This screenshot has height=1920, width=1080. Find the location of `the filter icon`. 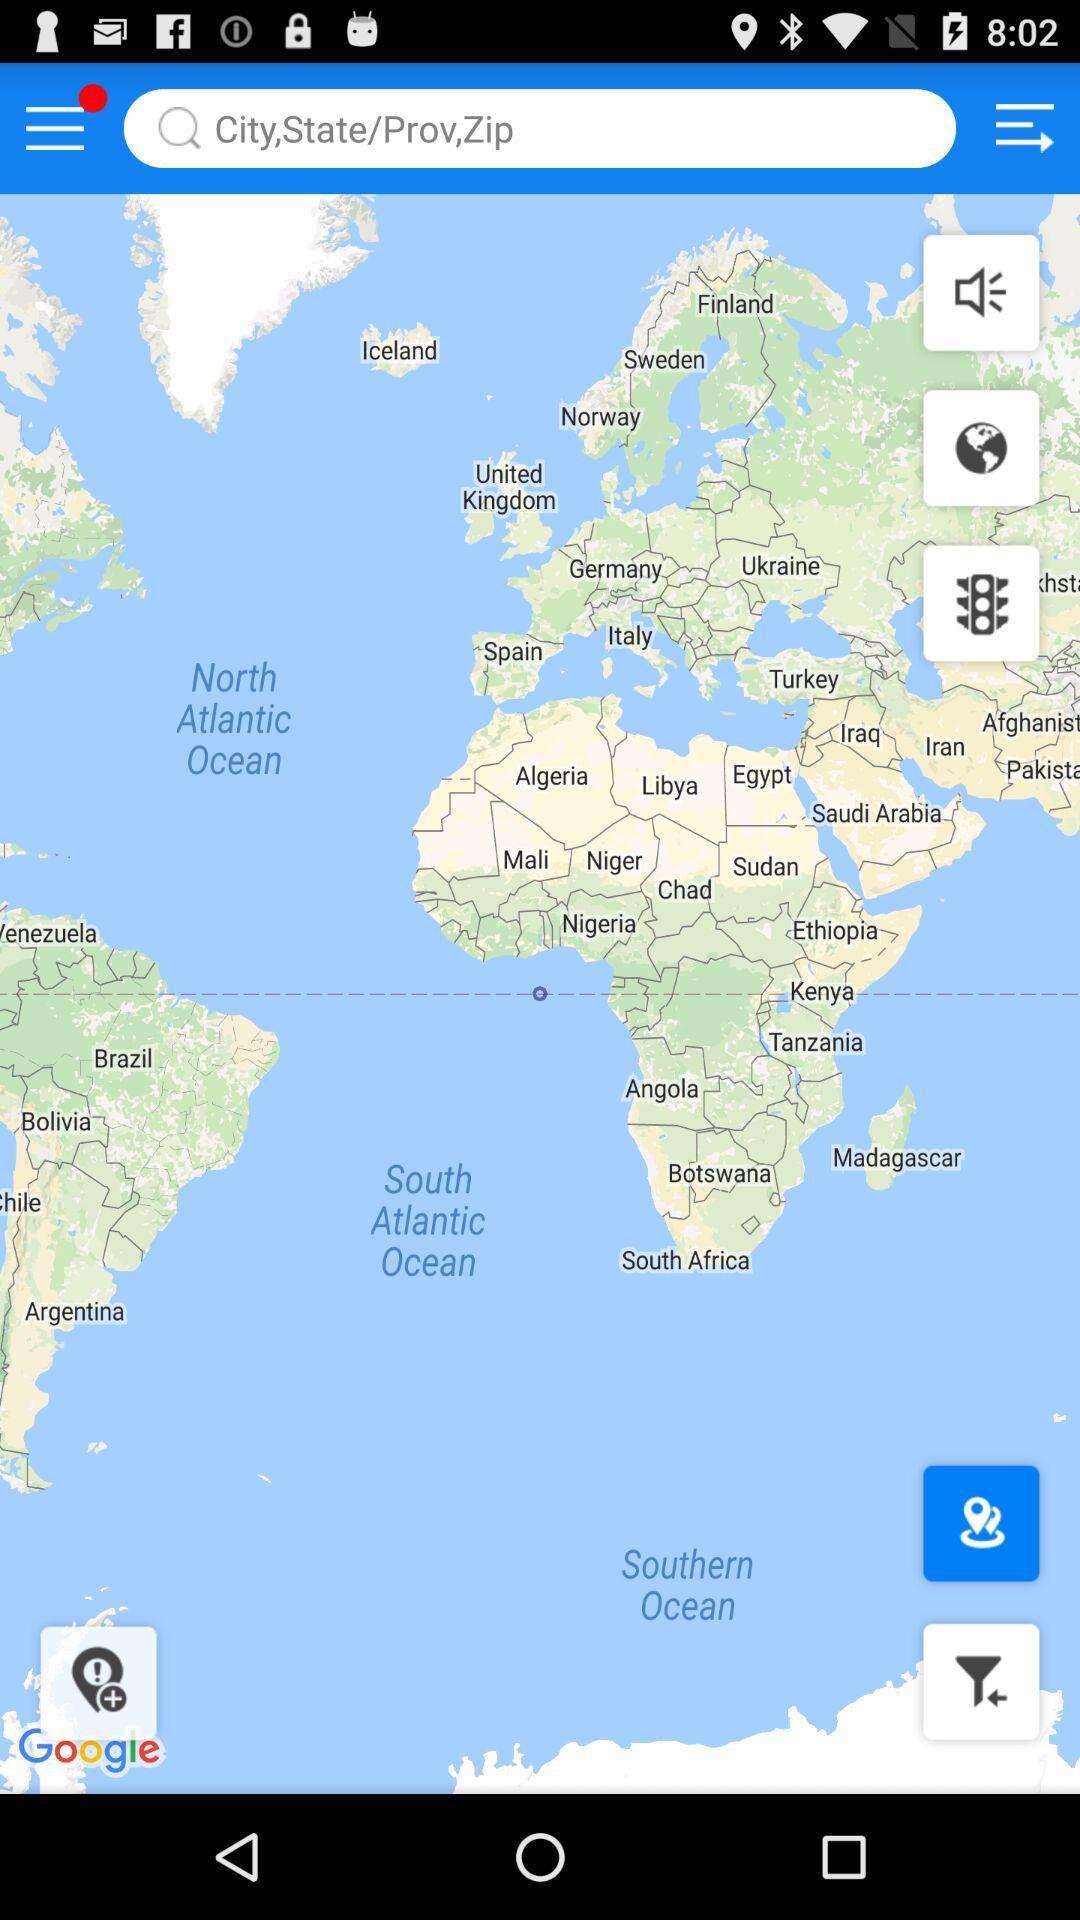

the filter icon is located at coordinates (980, 1800).